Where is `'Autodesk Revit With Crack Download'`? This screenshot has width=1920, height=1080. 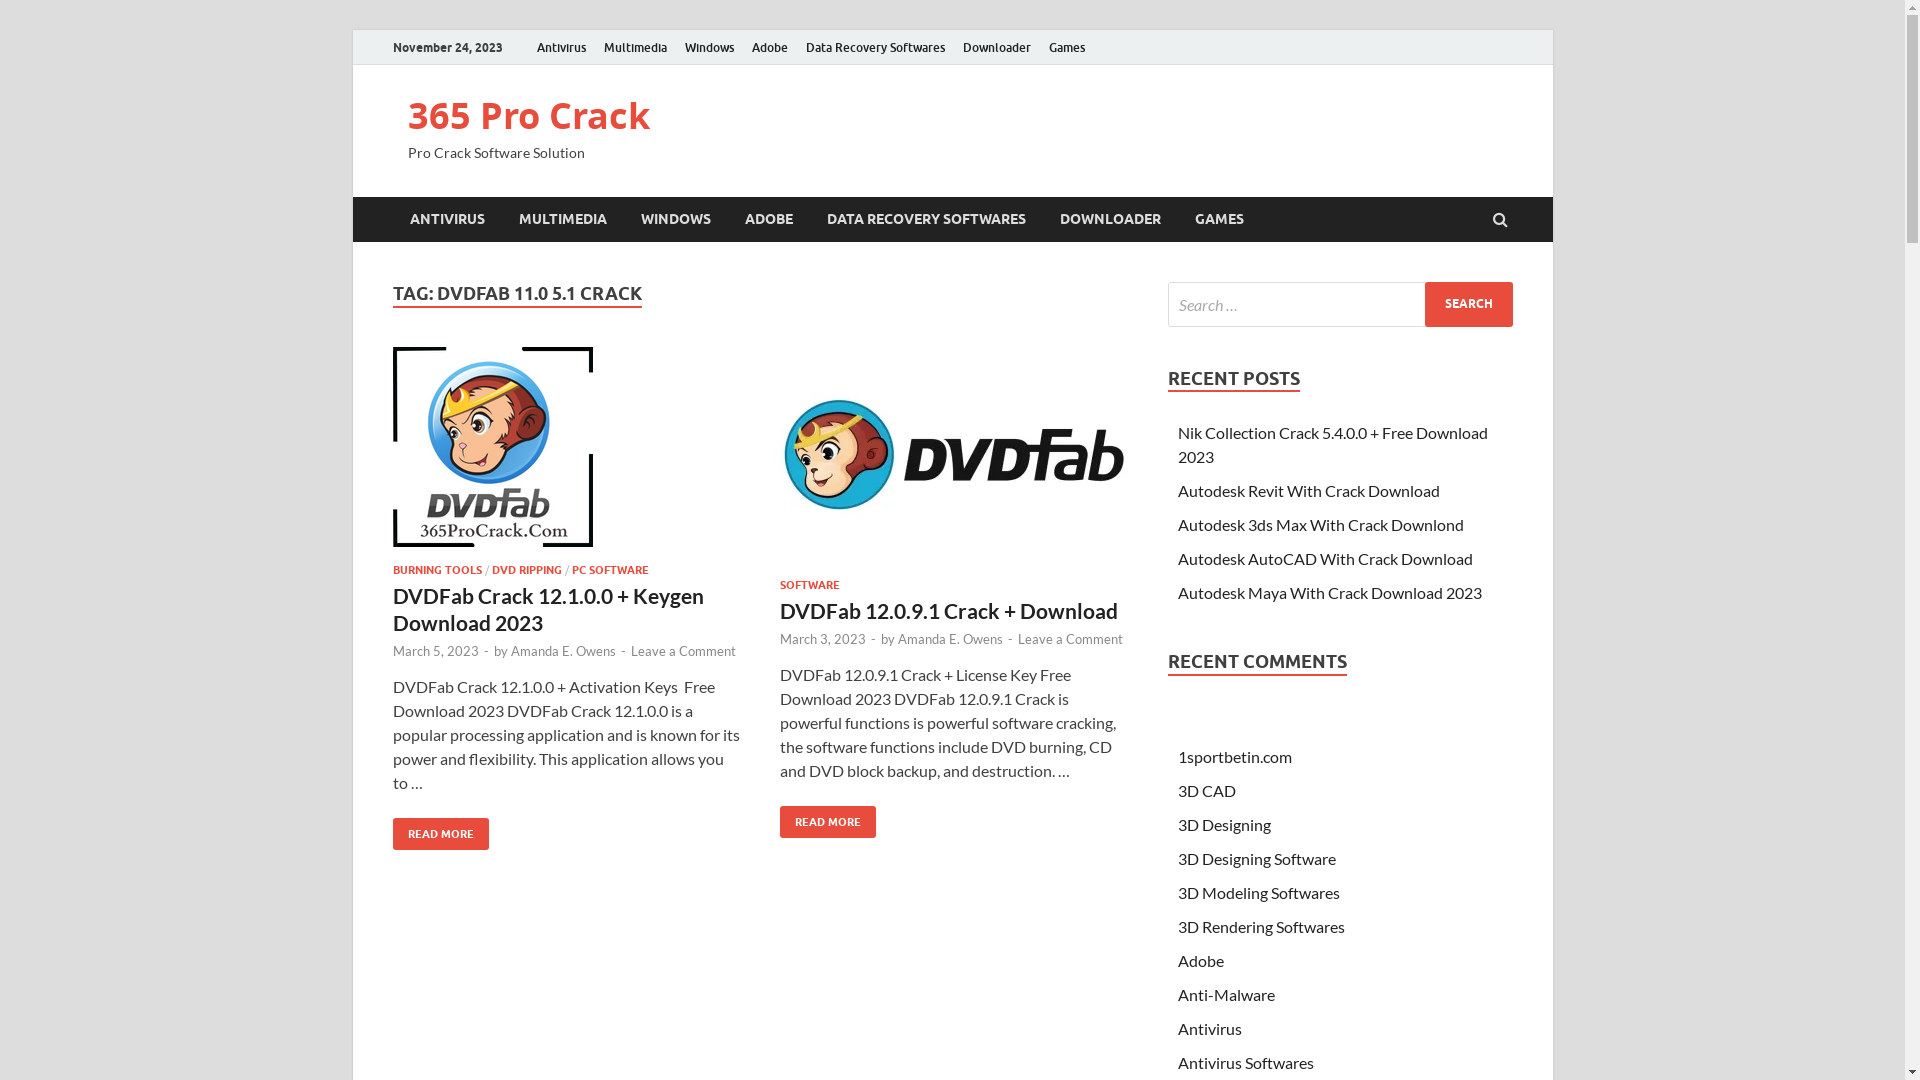
'Autodesk Revit With Crack Download' is located at coordinates (1309, 490).